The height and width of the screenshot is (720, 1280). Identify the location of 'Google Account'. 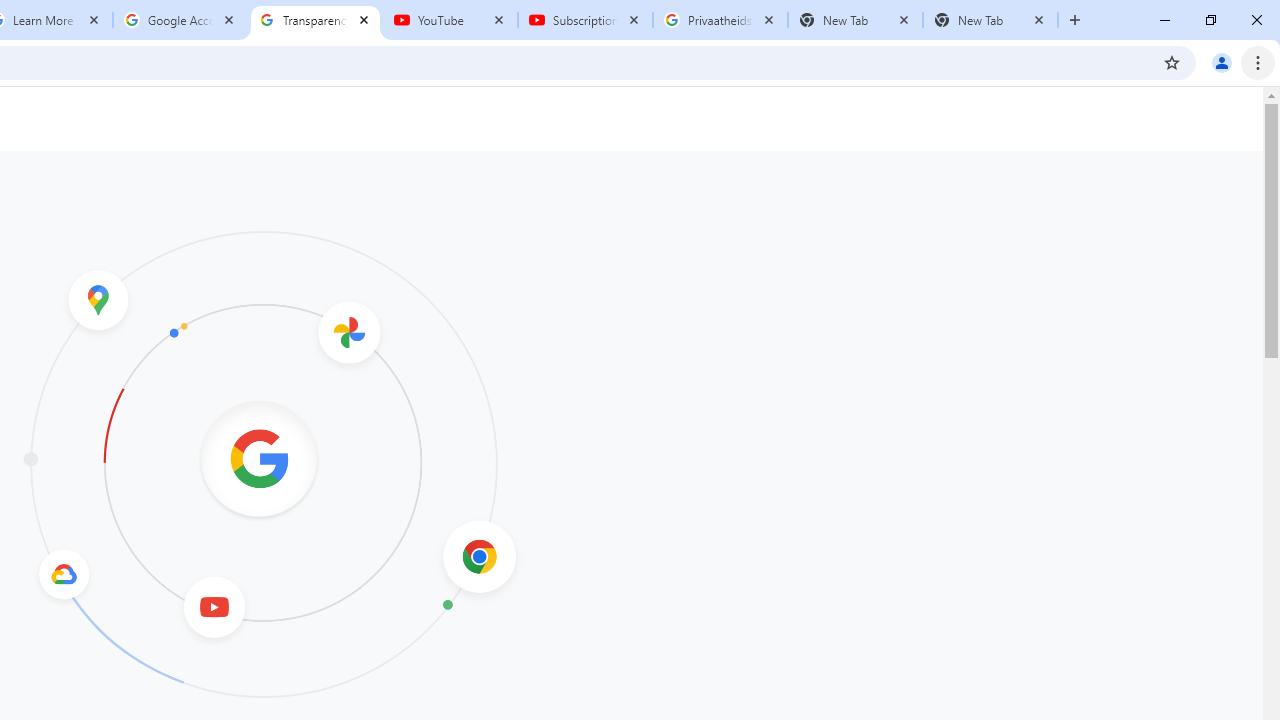
(180, 20).